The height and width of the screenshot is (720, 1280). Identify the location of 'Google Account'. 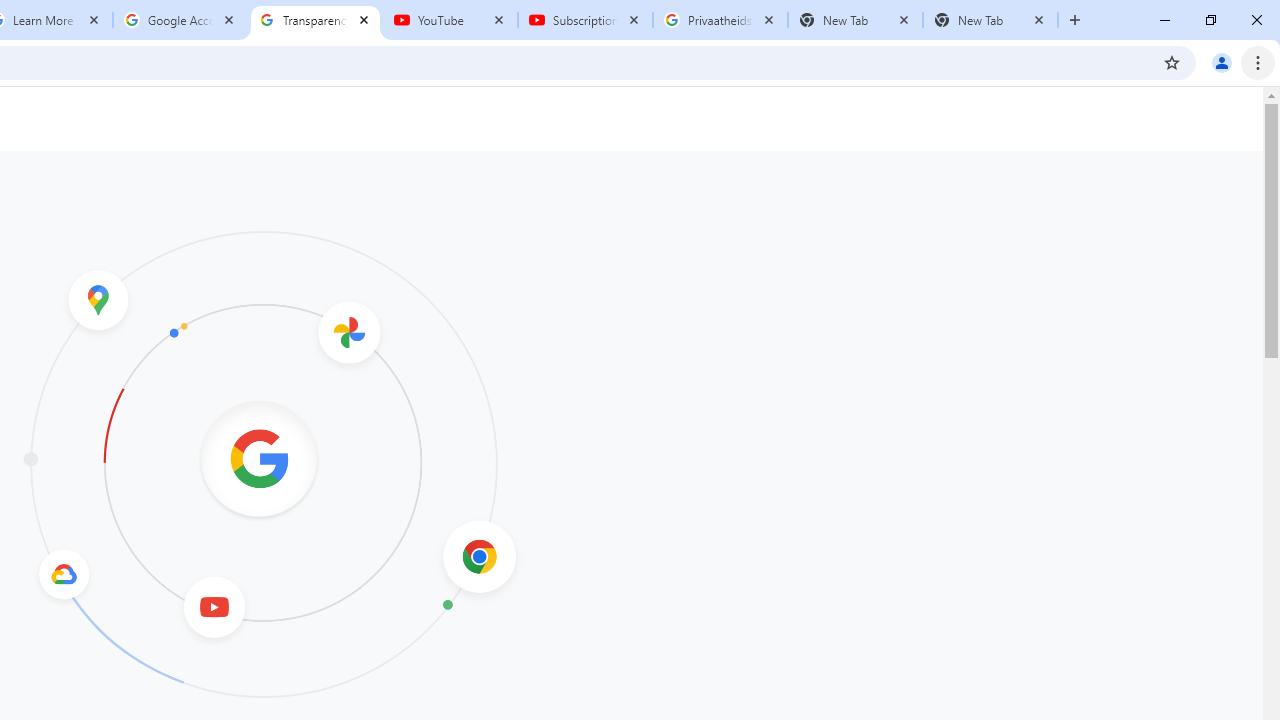
(180, 20).